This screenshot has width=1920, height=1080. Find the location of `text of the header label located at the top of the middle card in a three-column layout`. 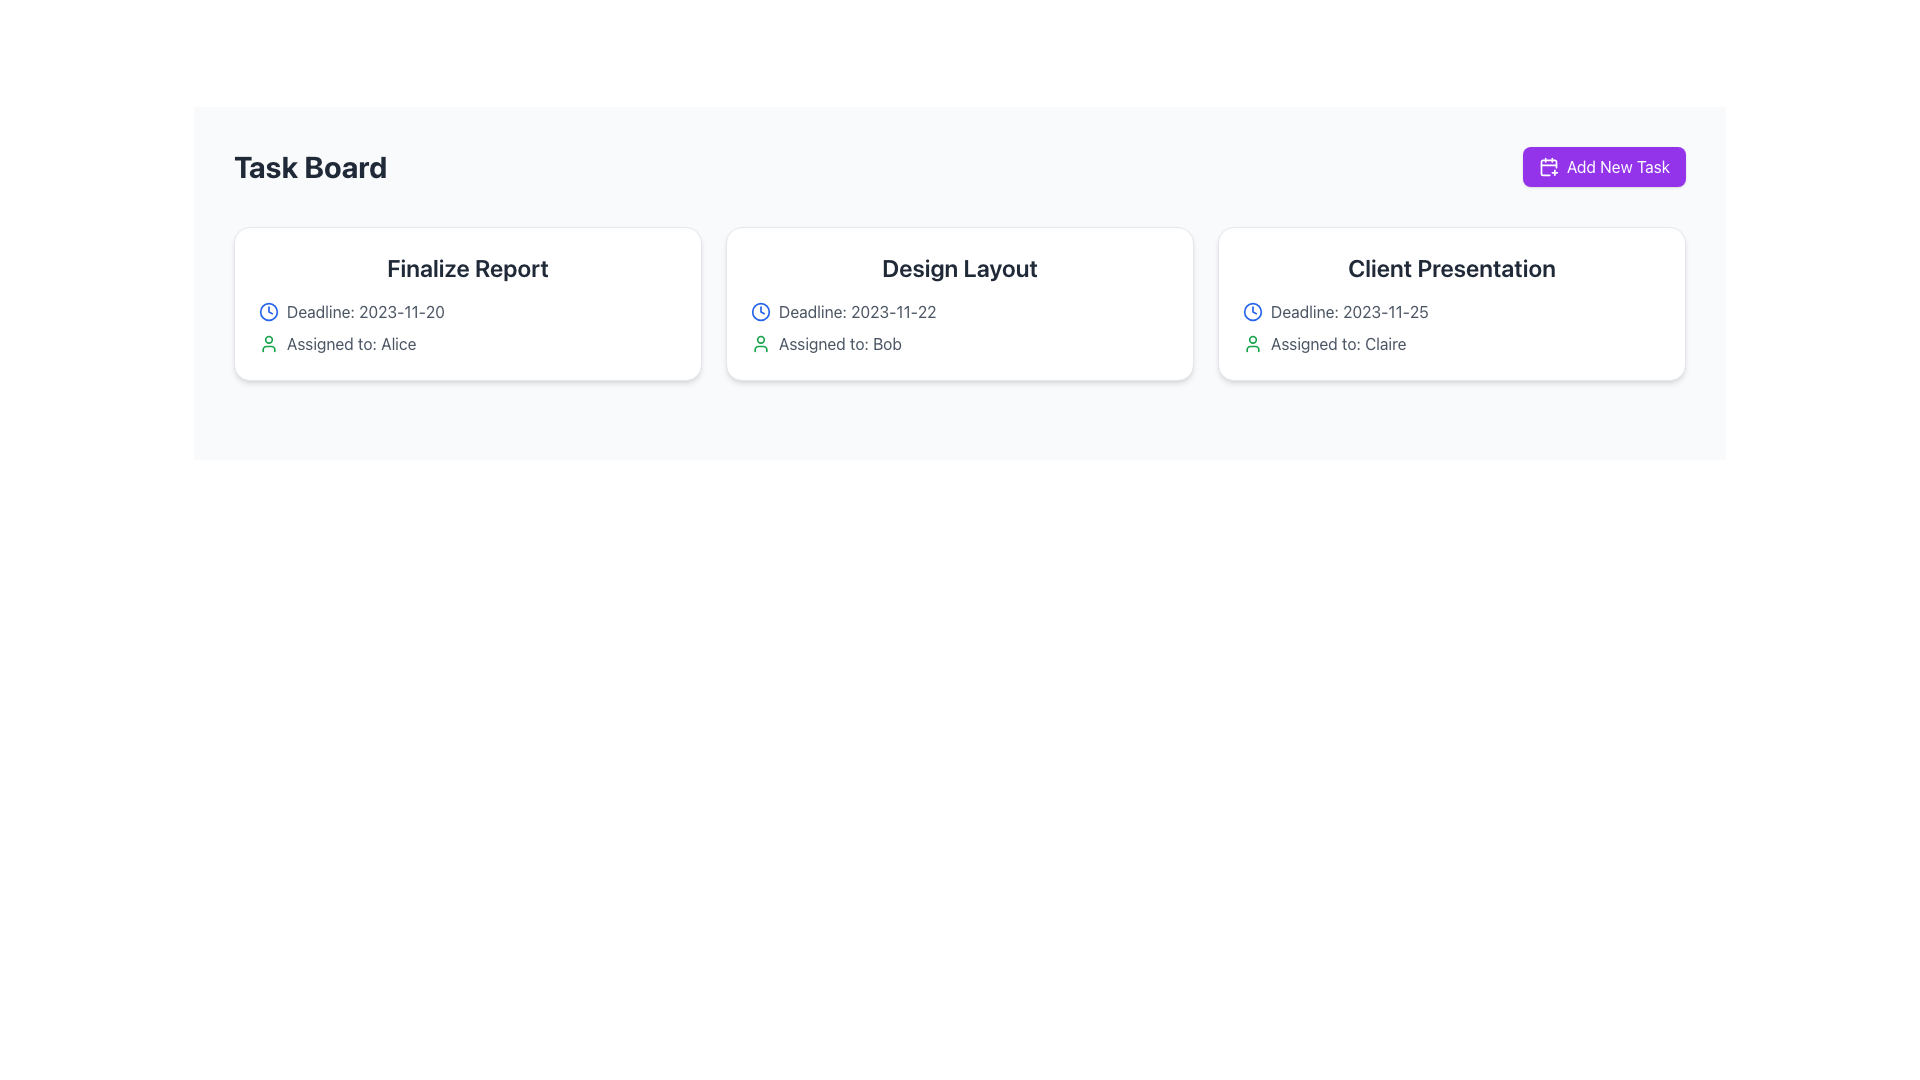

text of the header label located at the top of the middle card in a three-column layout is located at coordinates (960, 266).